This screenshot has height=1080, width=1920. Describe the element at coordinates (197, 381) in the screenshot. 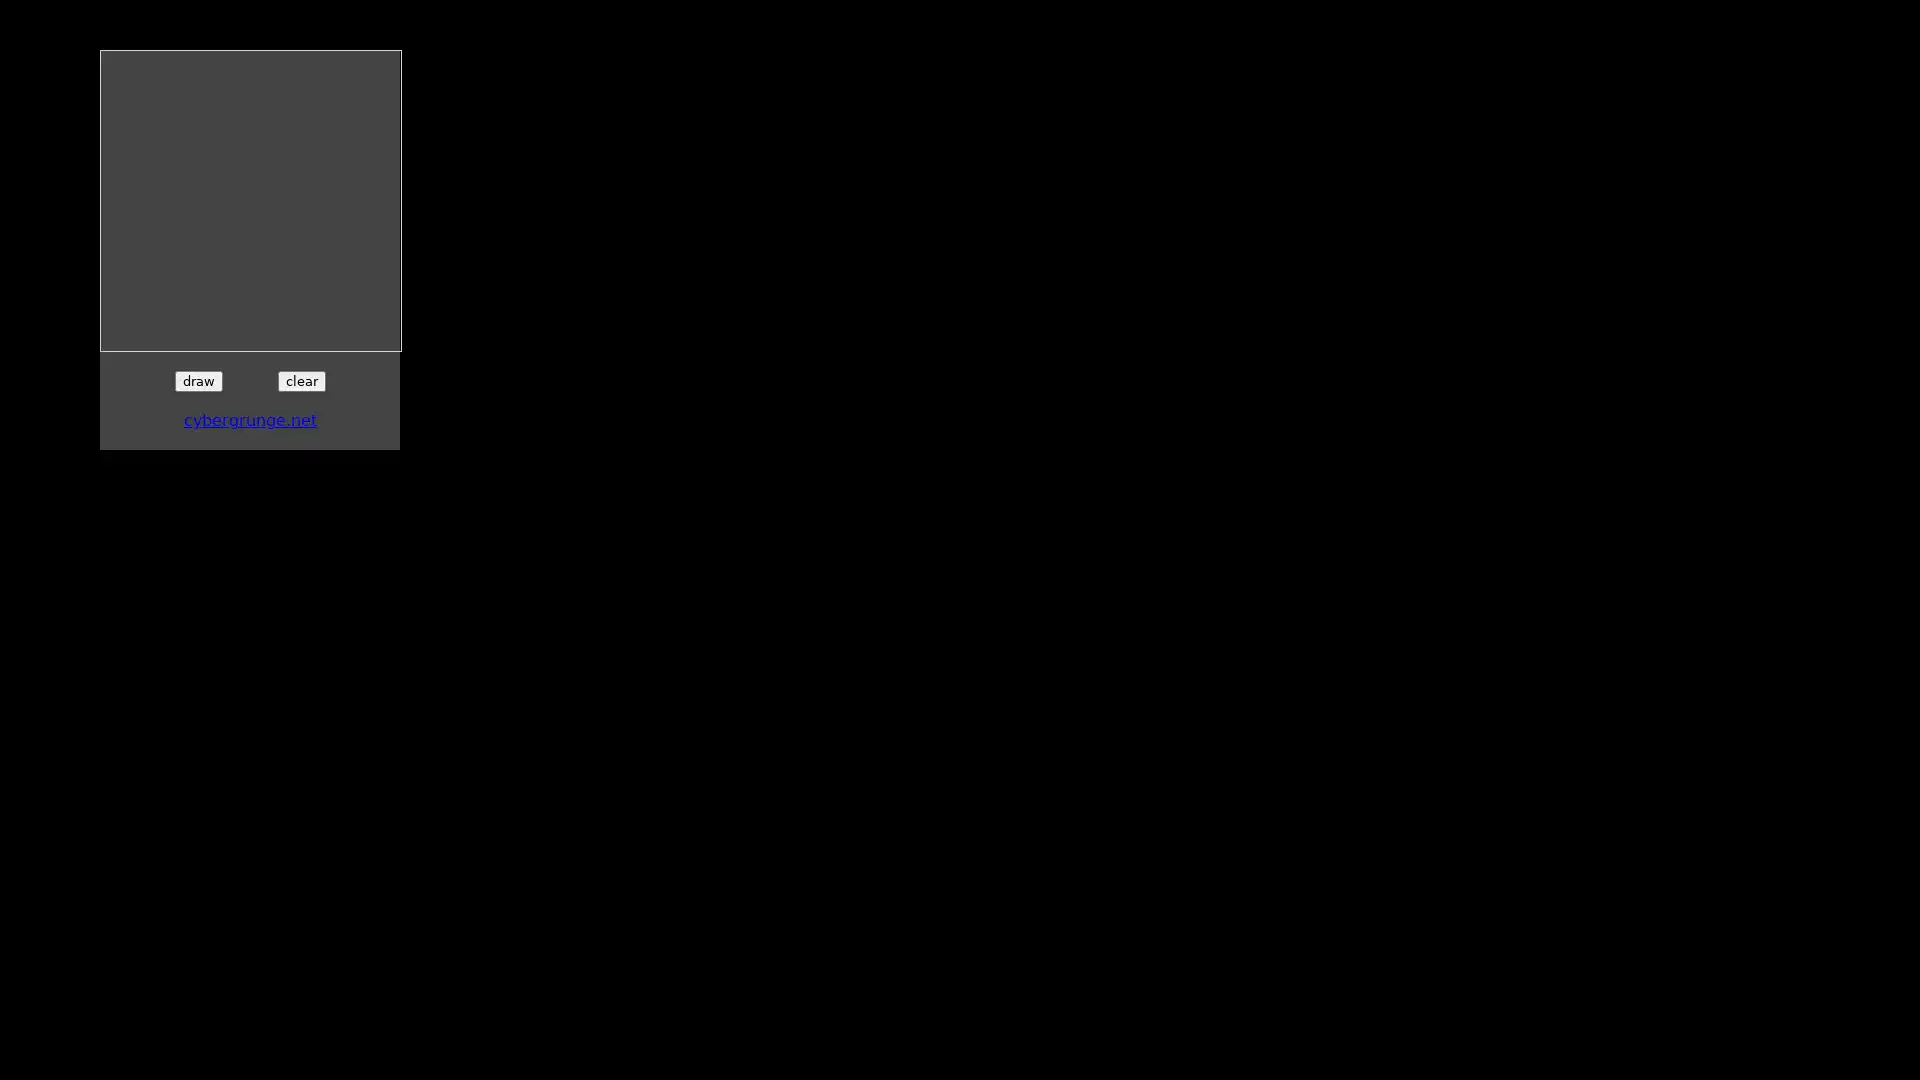

I see `draw` at that location.